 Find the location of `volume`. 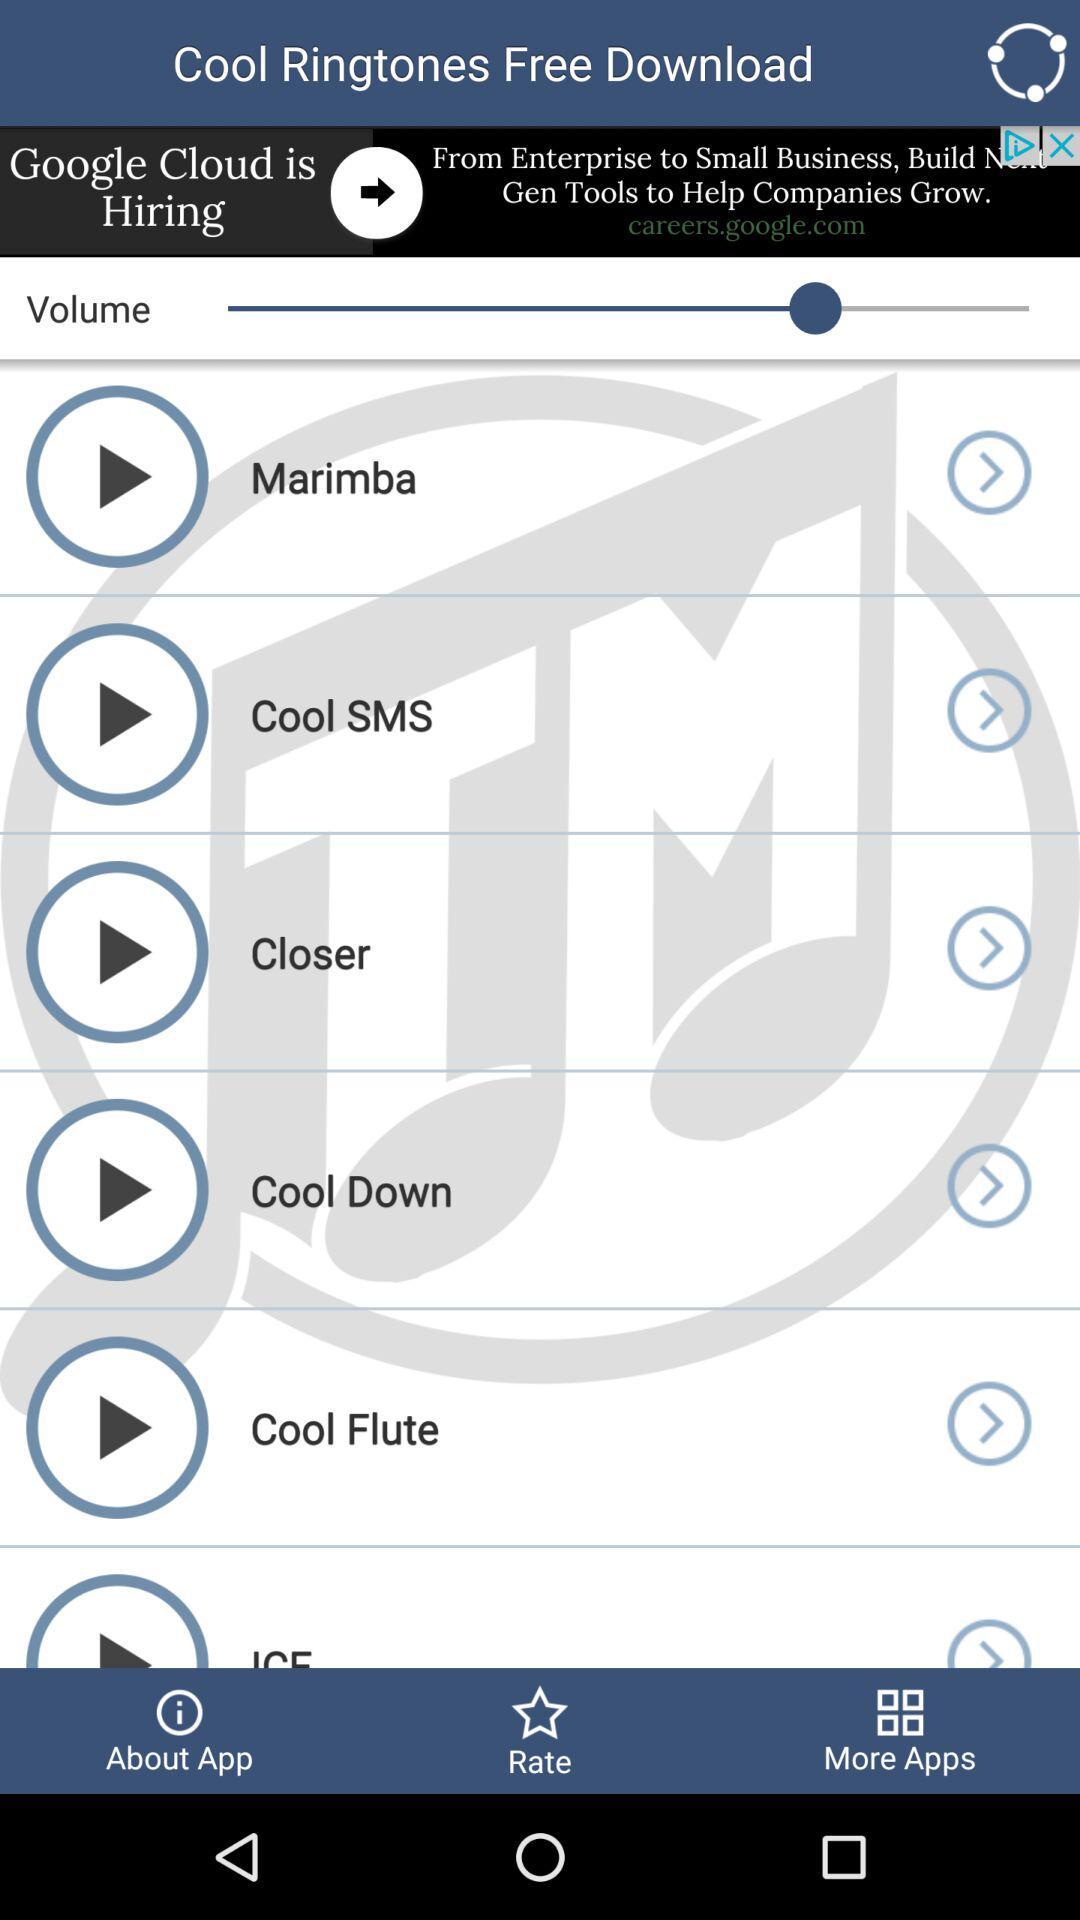

volume is located at coordinates (987, 951).